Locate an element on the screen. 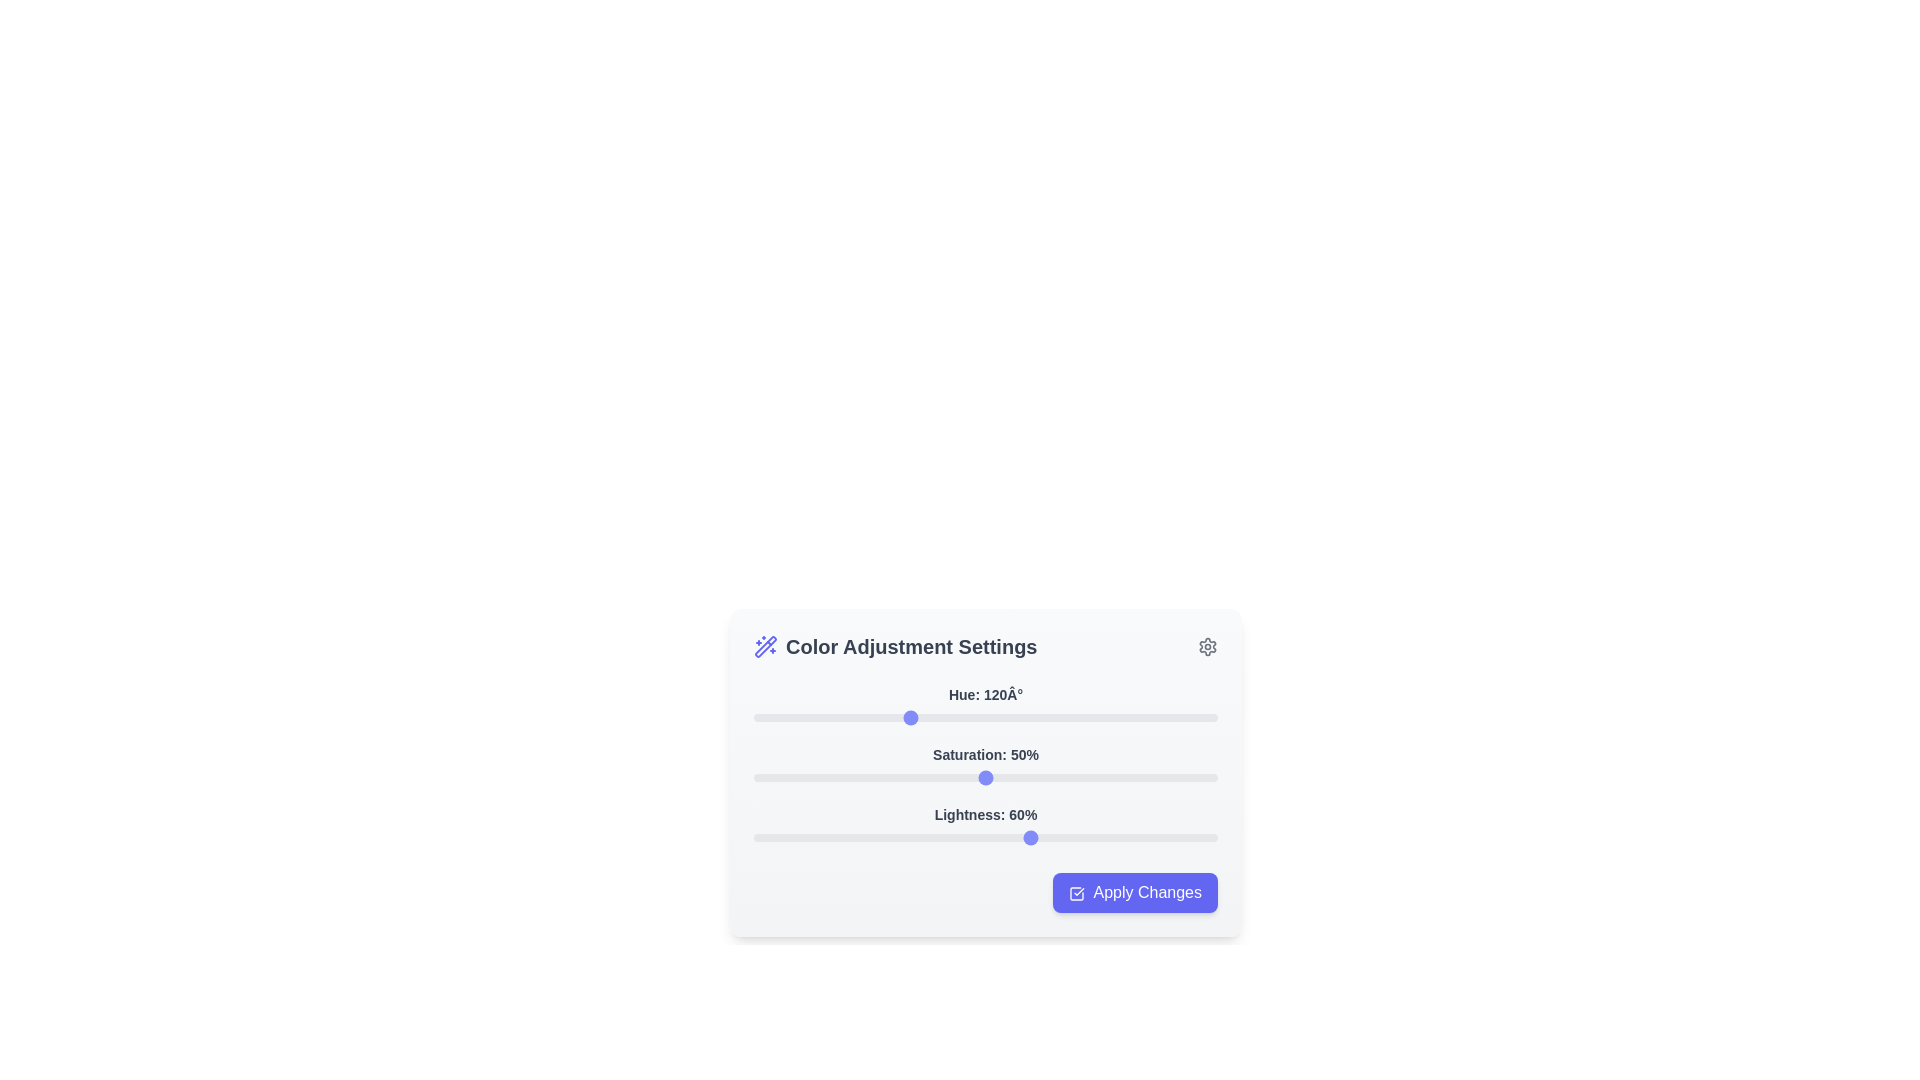 Image resolution: width=1920 pixels, height=1080 pixels. the magic wand icon with sparkles, which is styled in indigo and located to the left of the 'Color Adjustment Settings' text in the header is located at coordinates (765, 647).